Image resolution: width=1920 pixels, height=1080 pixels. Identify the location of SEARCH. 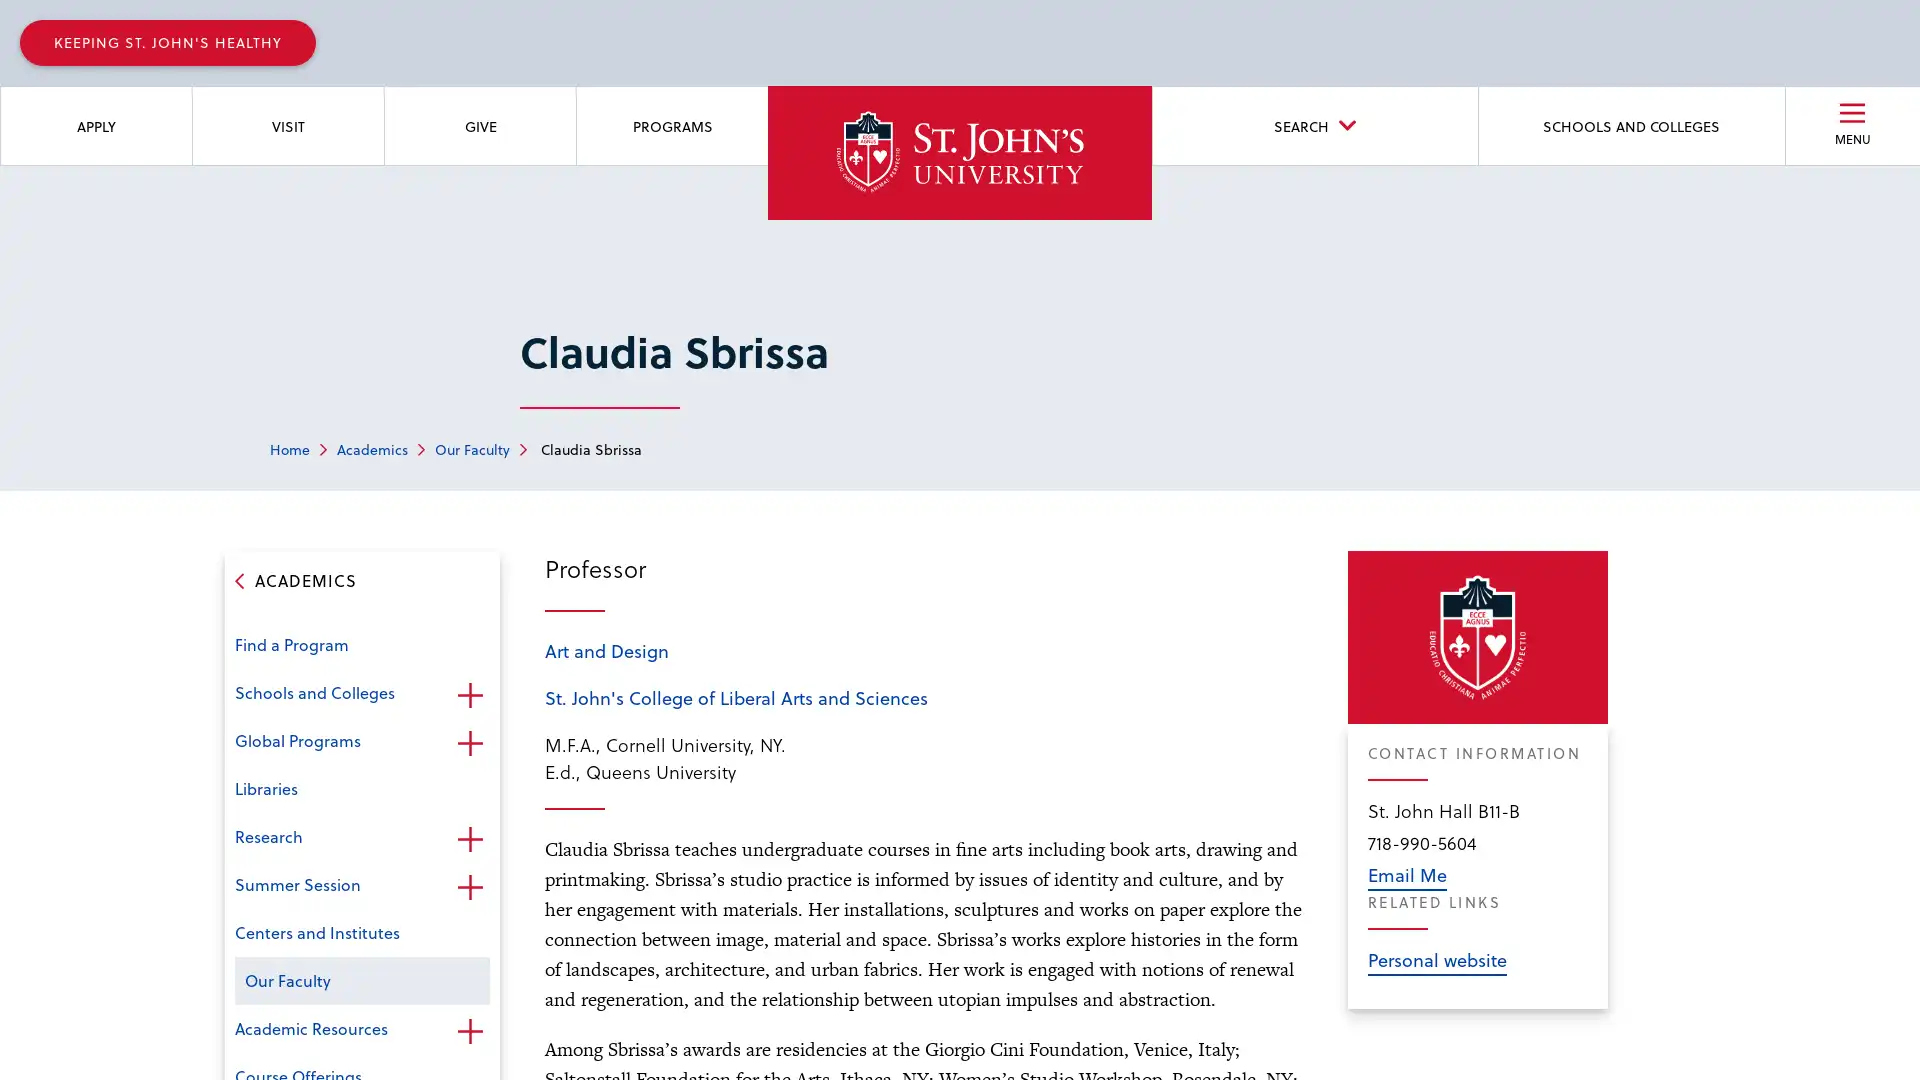
(1314, 126).